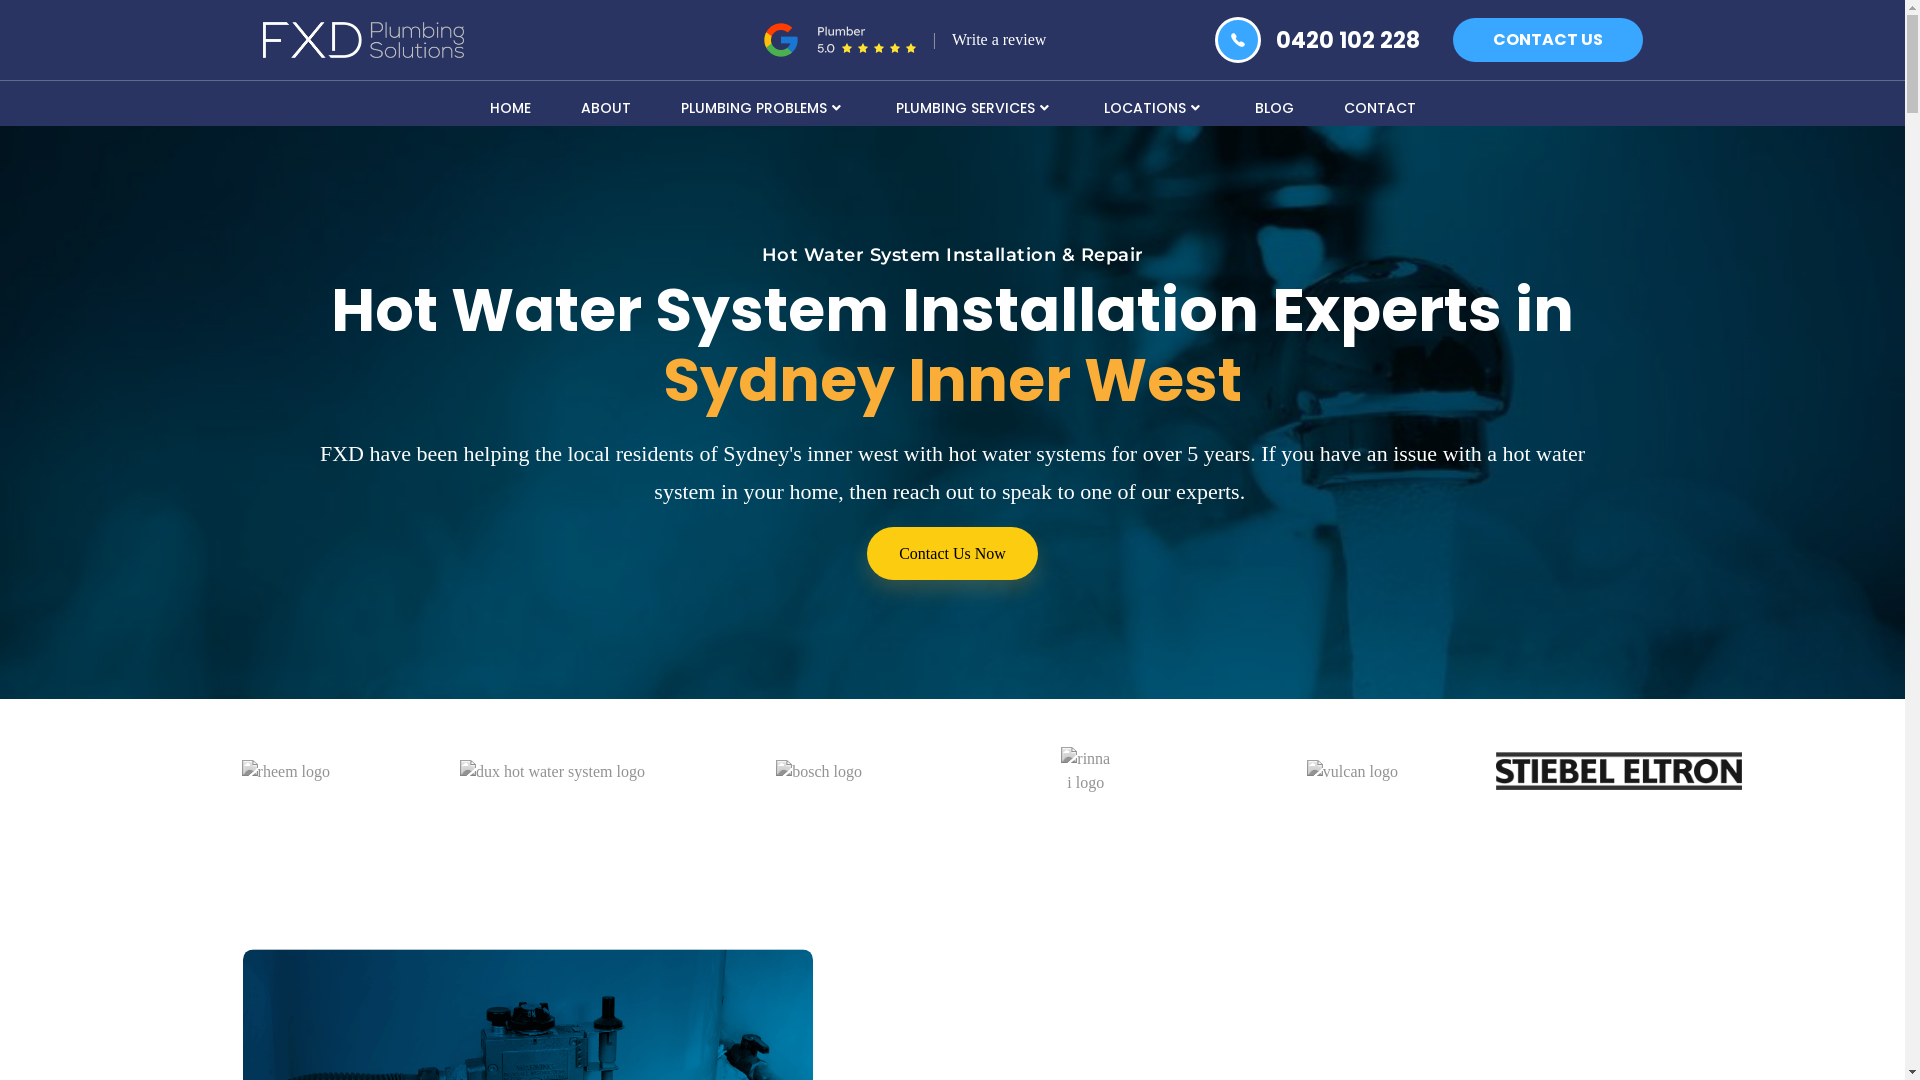 This screenshot has height=1080, width=1920. I want to click on 'ABOUT', so click(556, 105).